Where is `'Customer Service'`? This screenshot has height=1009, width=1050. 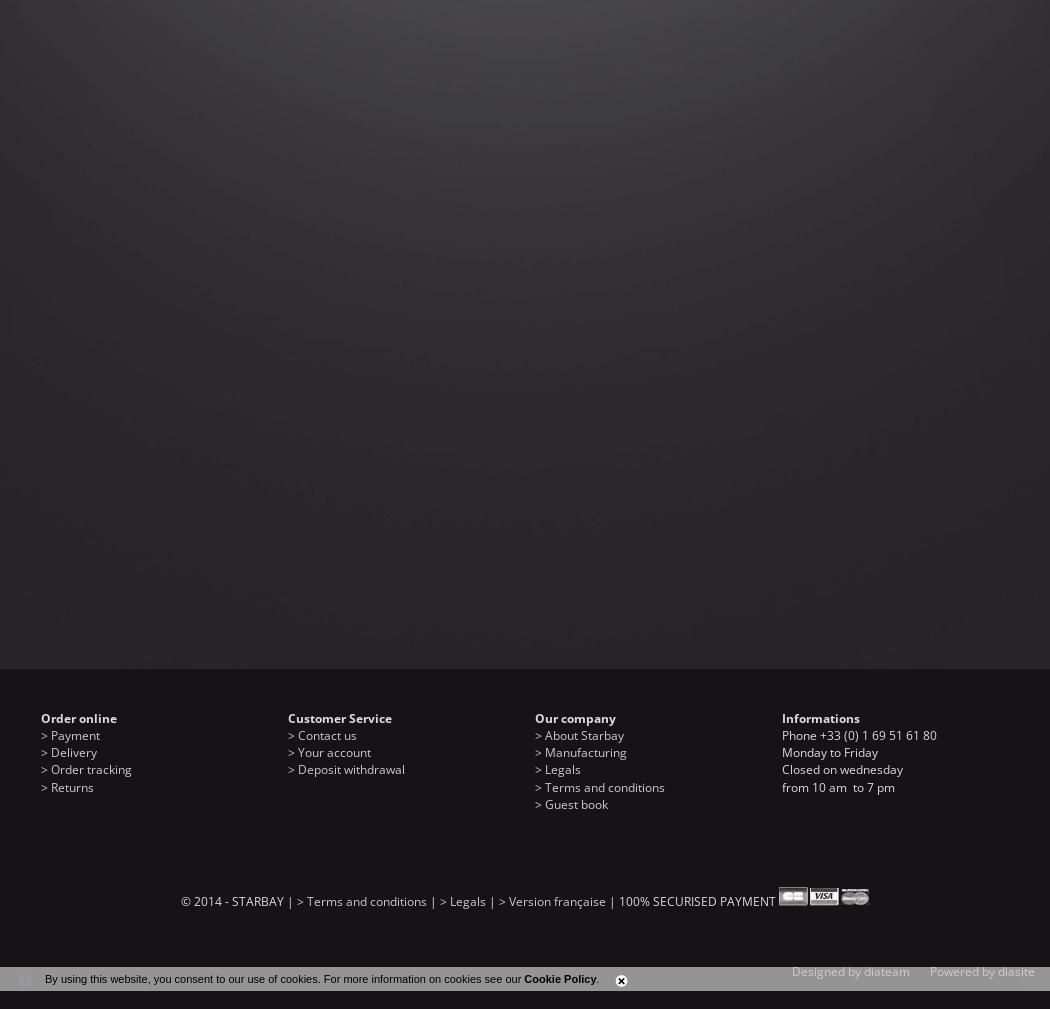 'Customer Service' is located at coordinates (338, 717).